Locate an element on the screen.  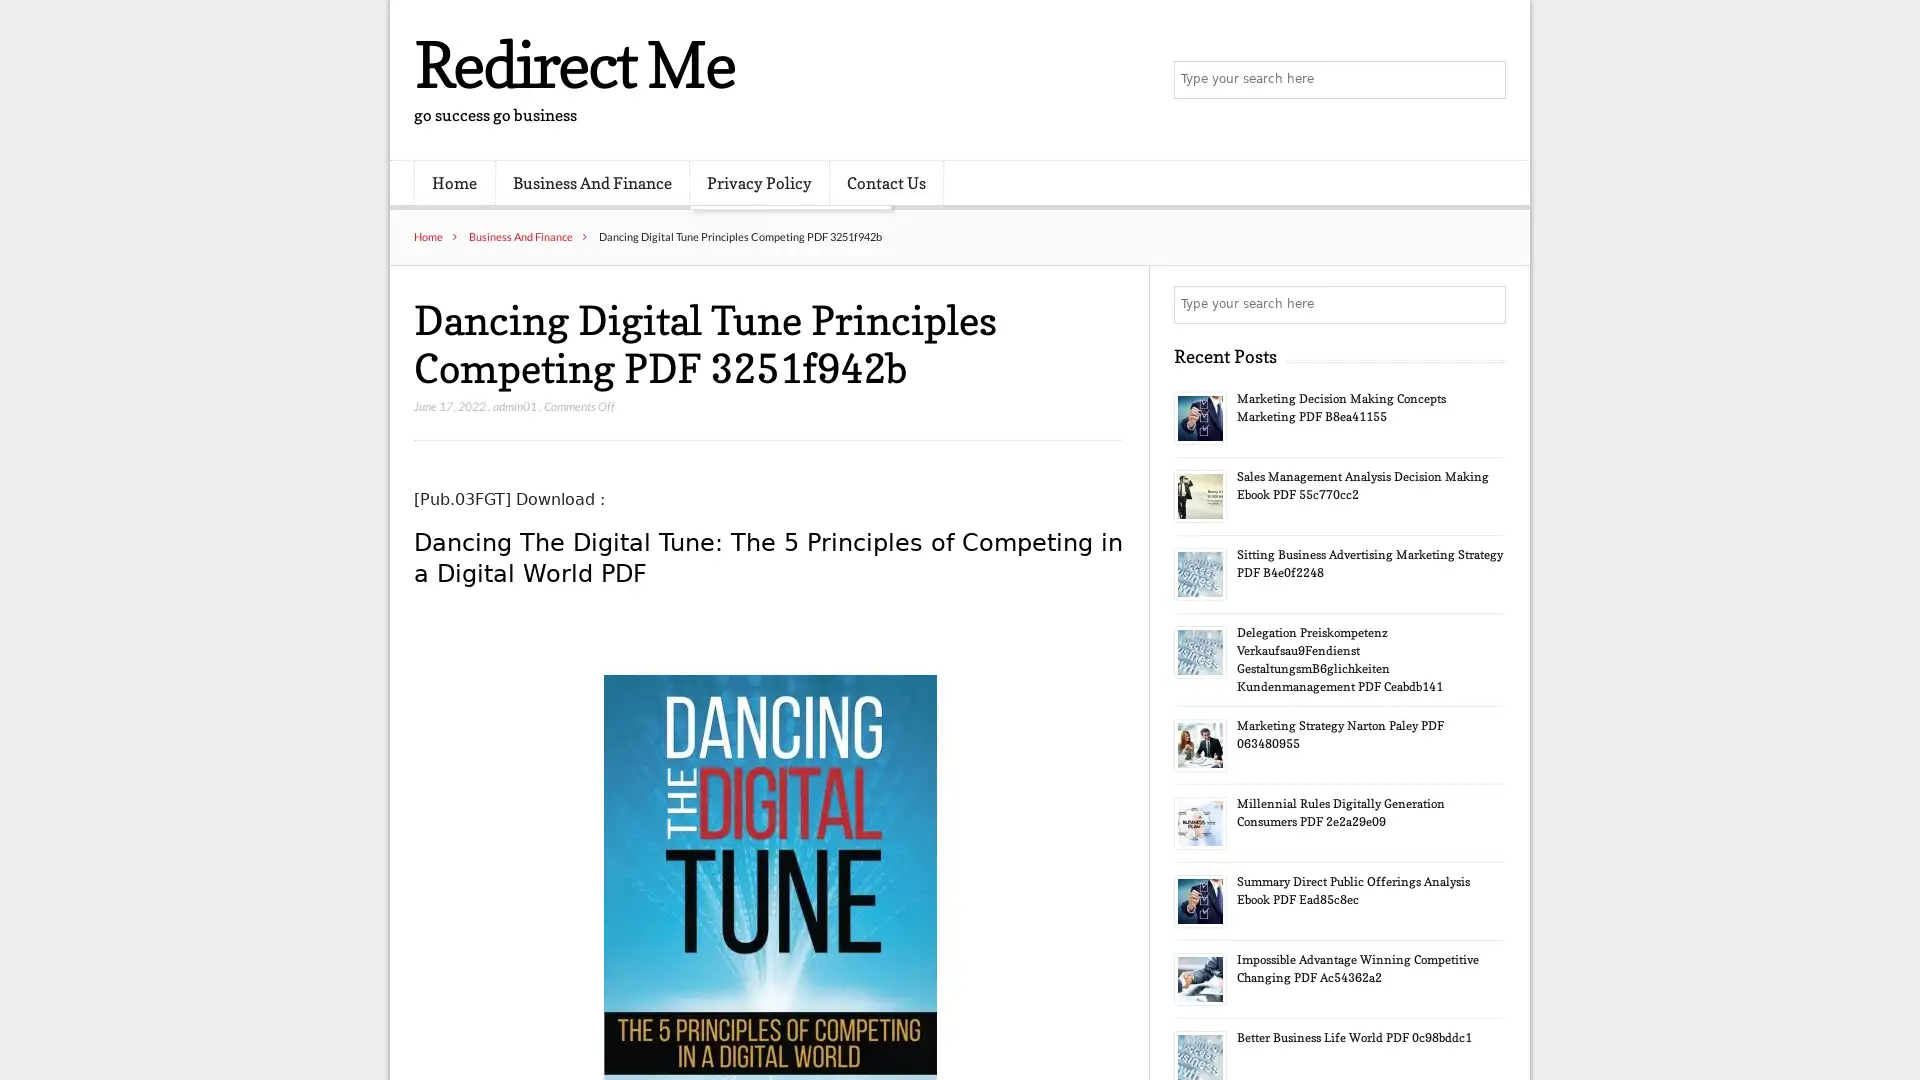
Search is located at coordinates (1485, 80).